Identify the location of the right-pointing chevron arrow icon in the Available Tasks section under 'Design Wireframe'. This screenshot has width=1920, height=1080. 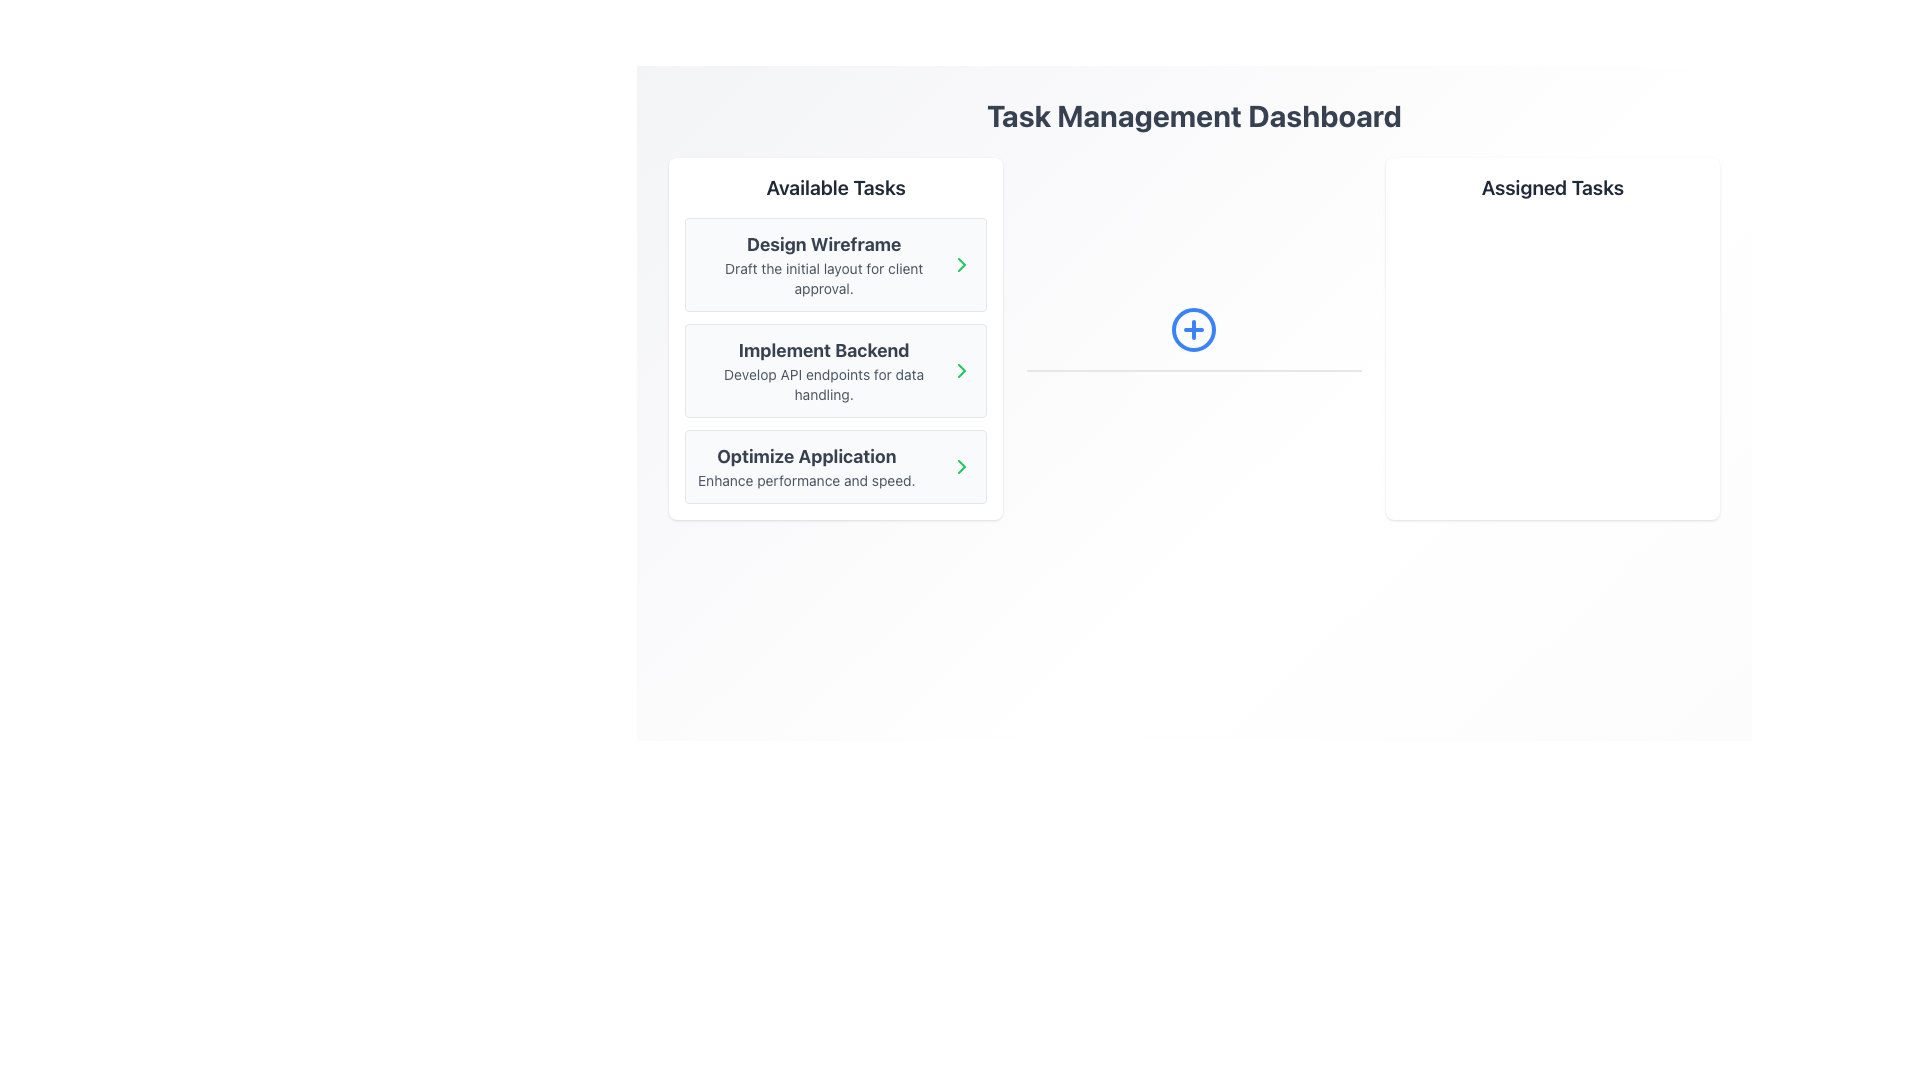
(961, 264).